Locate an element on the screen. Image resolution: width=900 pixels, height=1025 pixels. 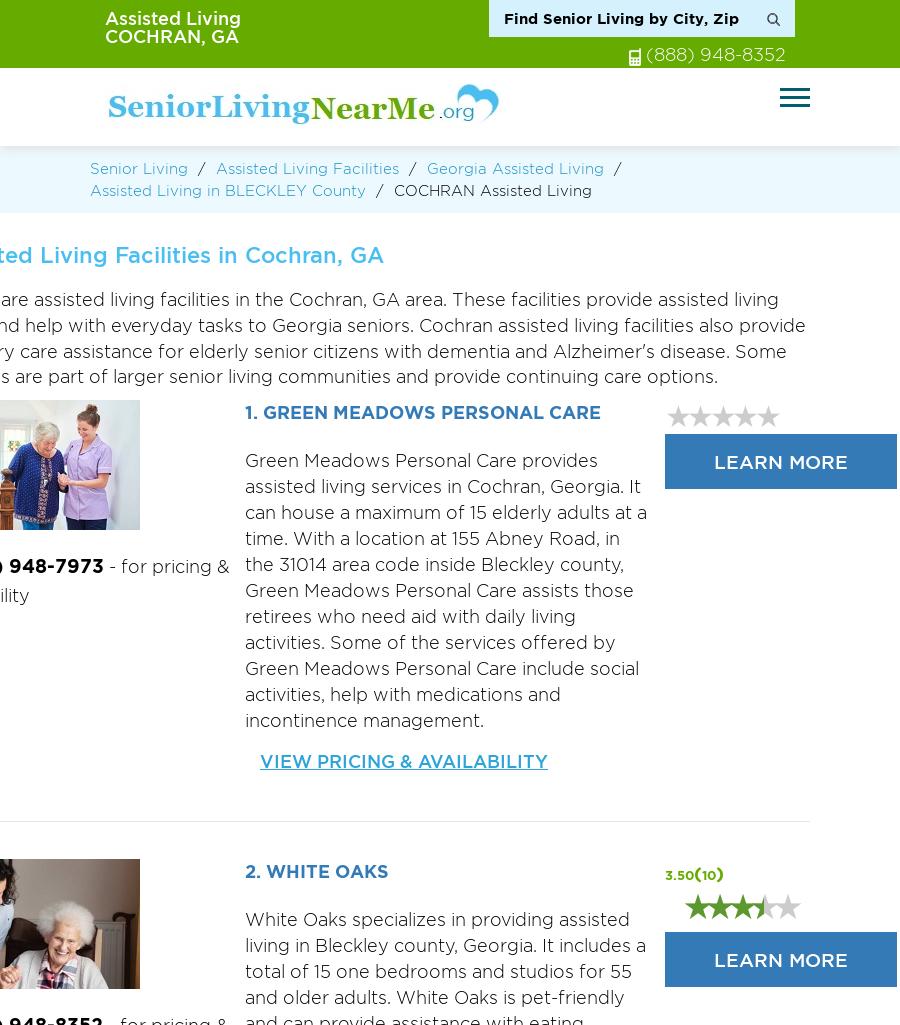
'Green Meadows Personal Care' is located at coordinates (431, 411).